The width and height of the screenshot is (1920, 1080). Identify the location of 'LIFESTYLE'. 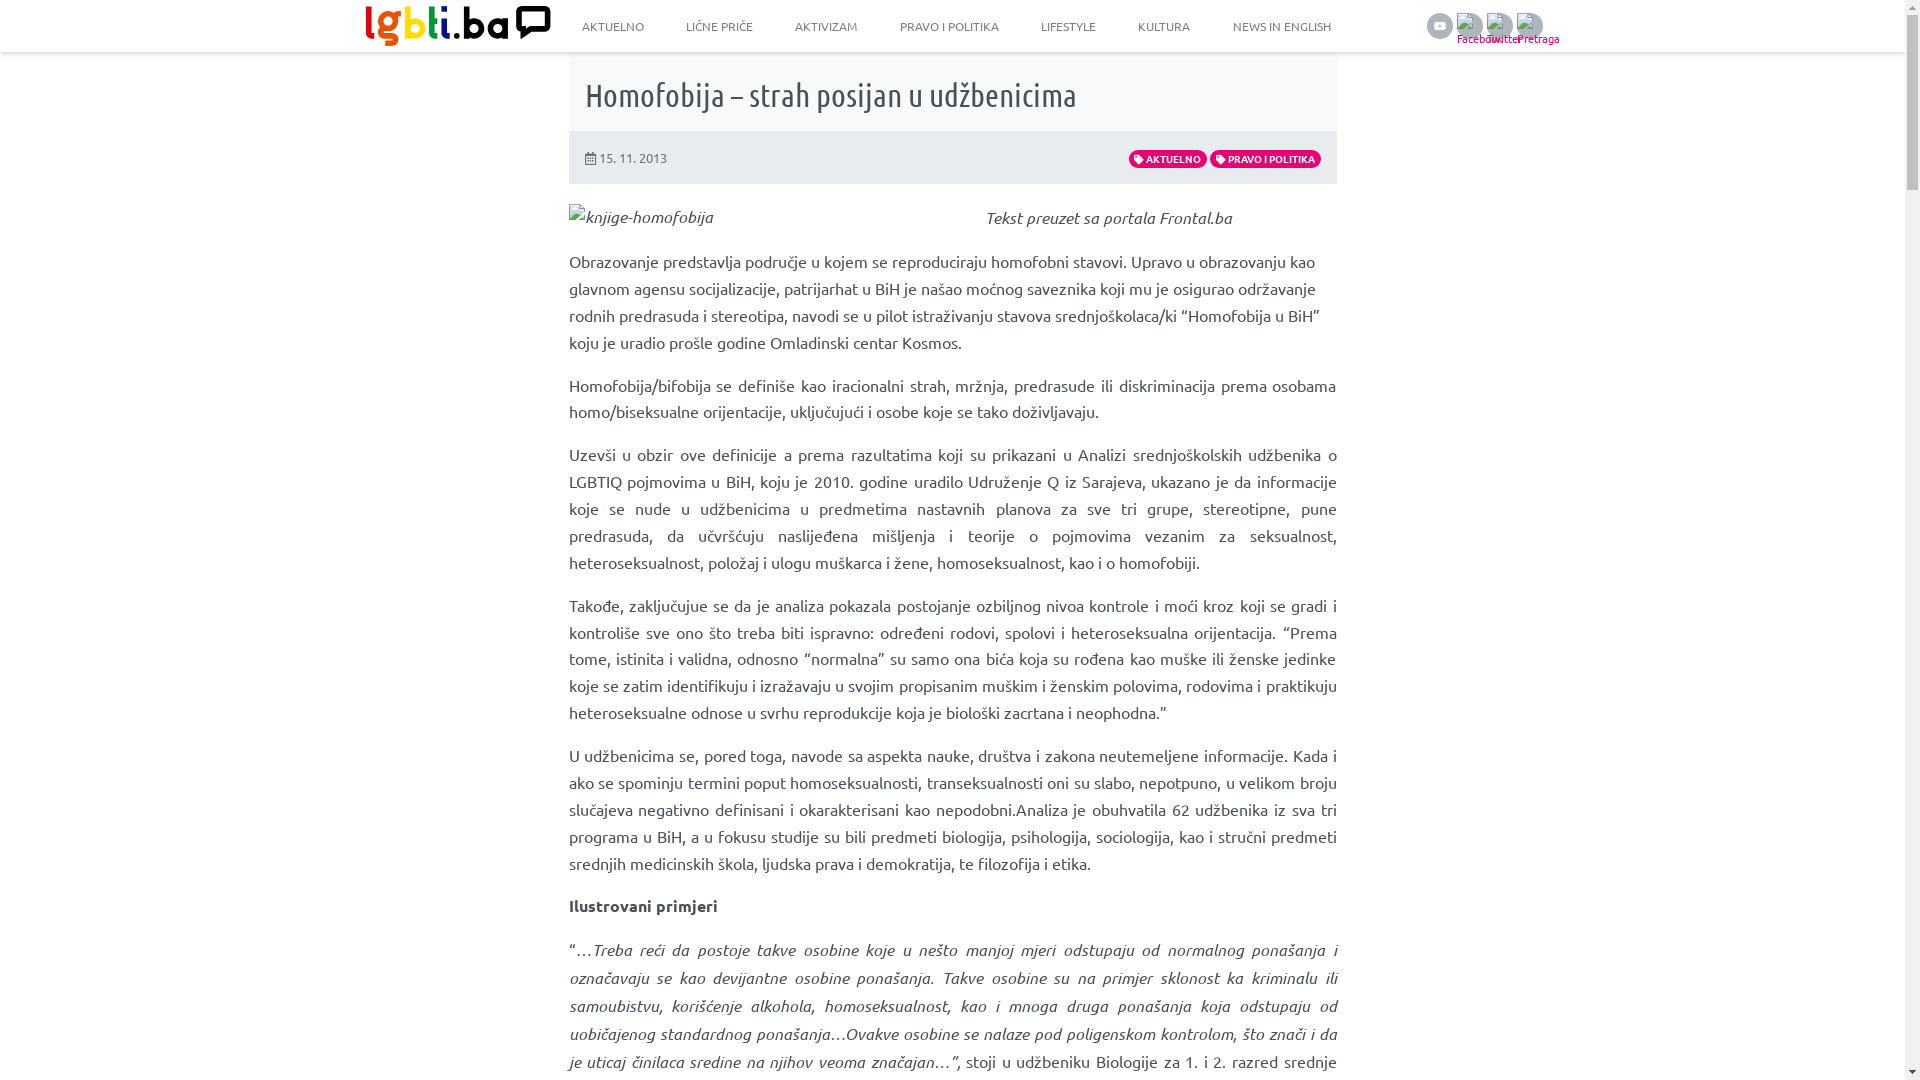
(1067, 26).